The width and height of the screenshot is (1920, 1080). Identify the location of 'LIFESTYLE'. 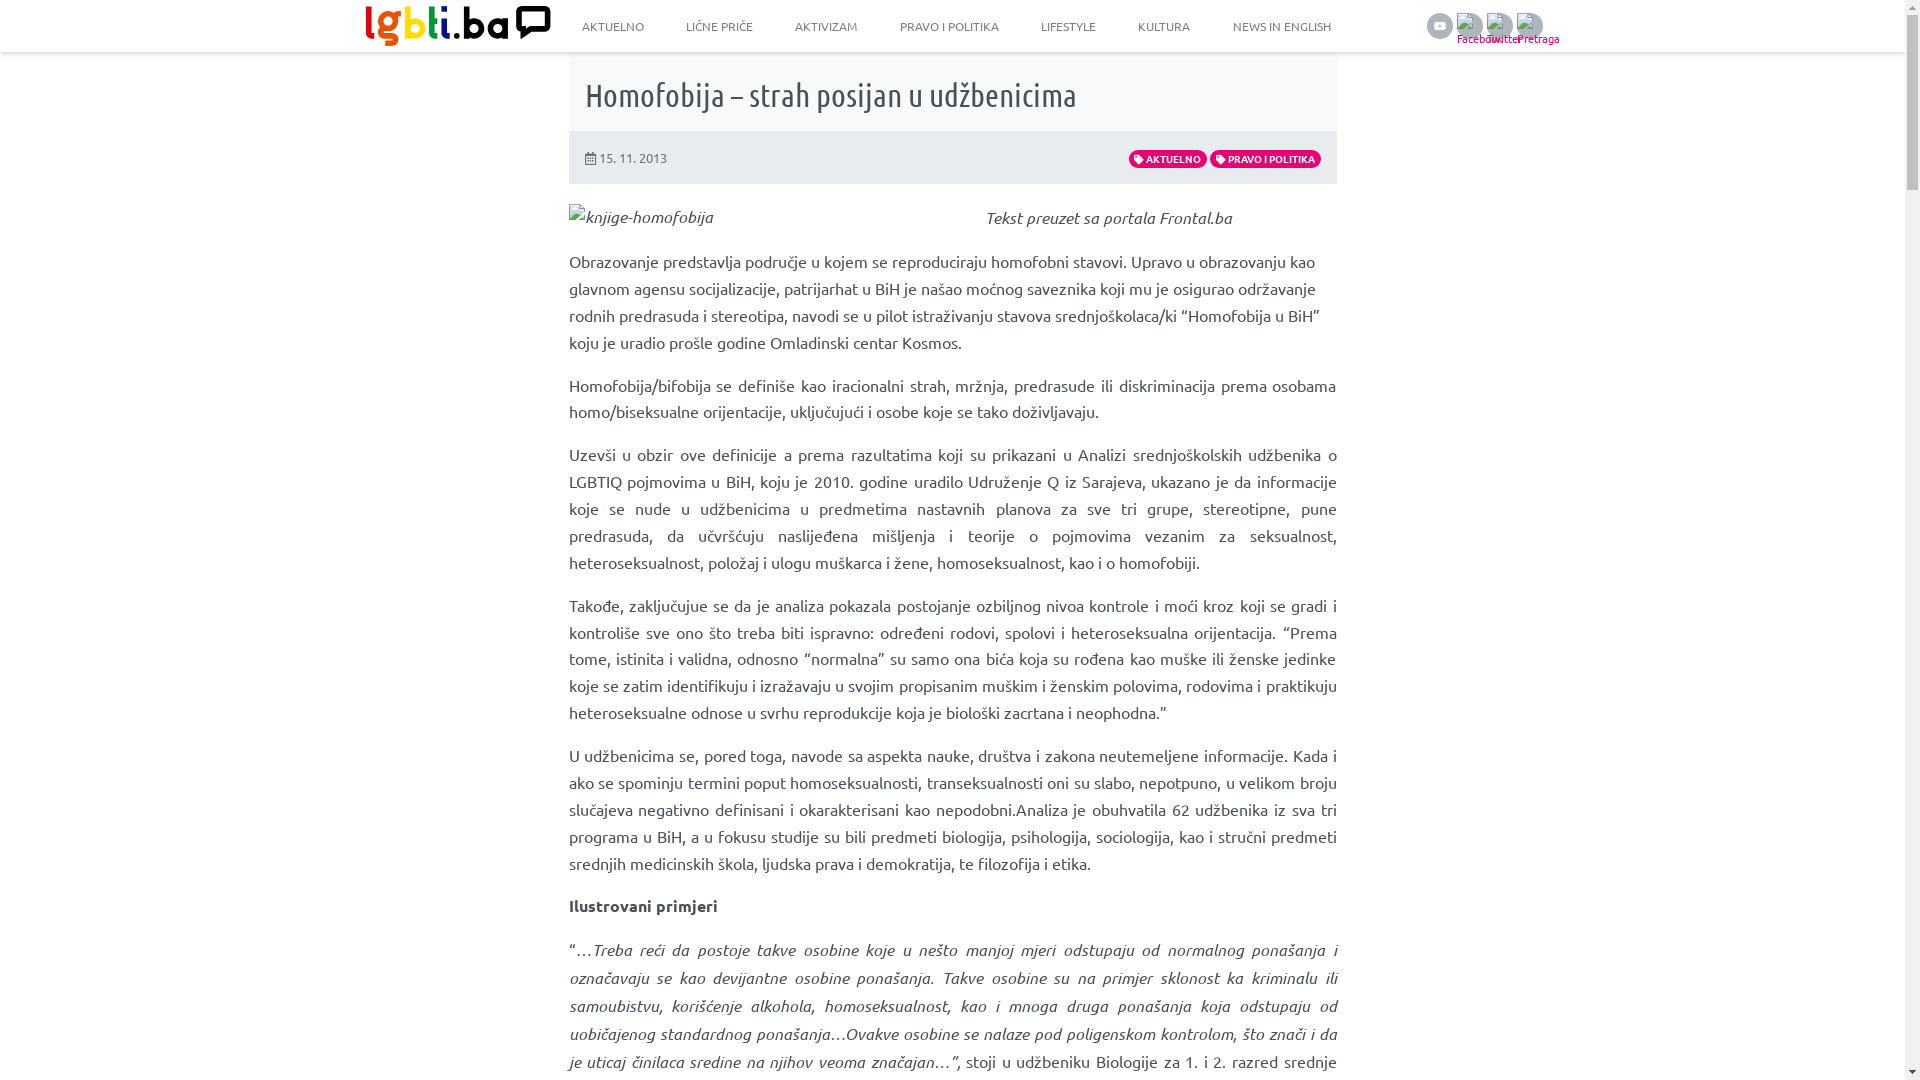
(1067, 26).